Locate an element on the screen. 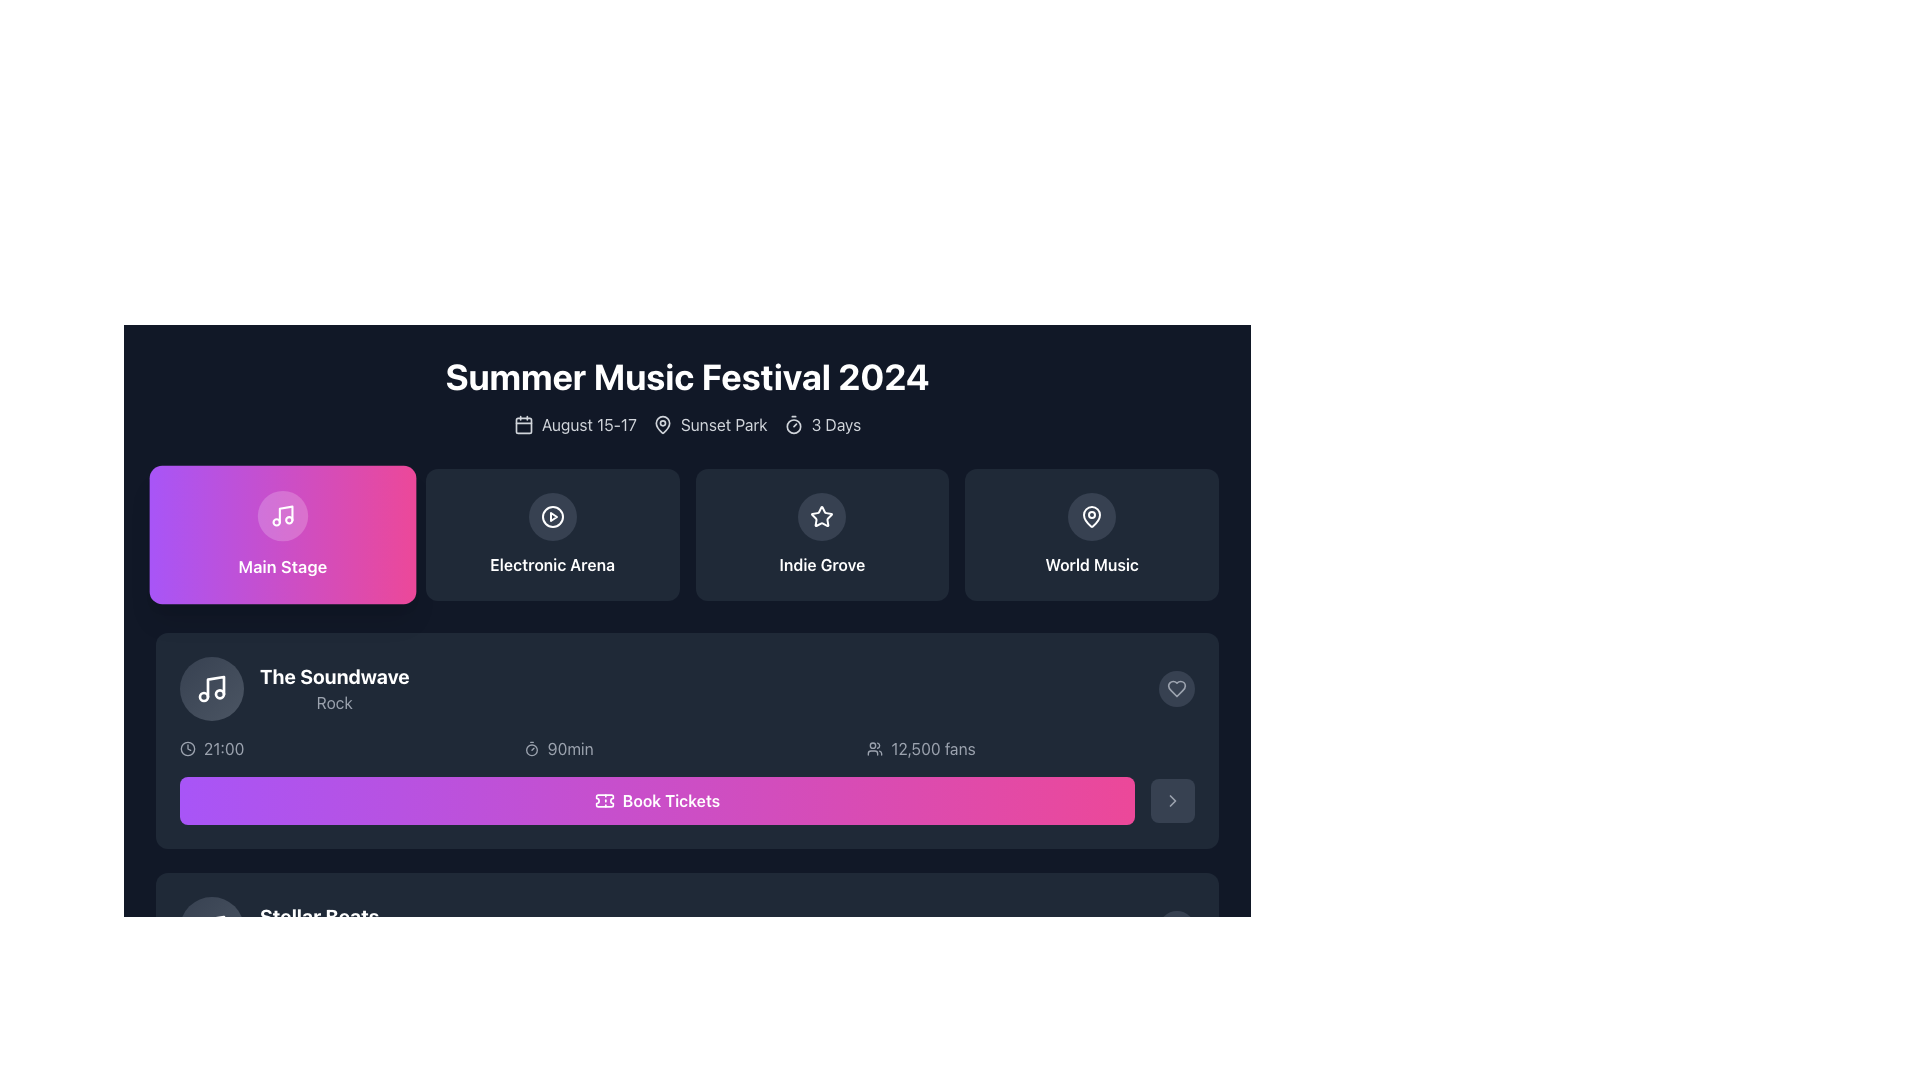 This screenshot has width=1920, height=1080. the heart-shaped icon to mark it as a favorite, which is located to the right of the music event's details and styled as a button is located at coordinates (1176, 688).